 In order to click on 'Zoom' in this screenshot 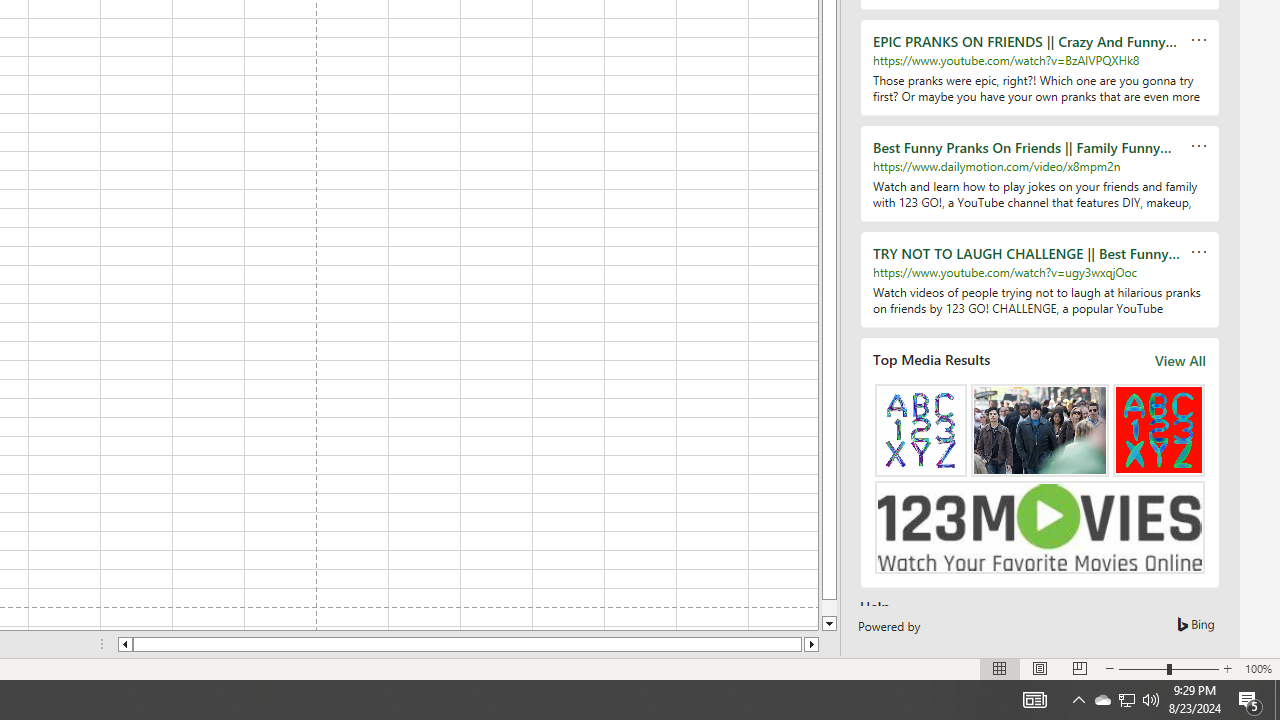, I will do `click(1168, 669)`.